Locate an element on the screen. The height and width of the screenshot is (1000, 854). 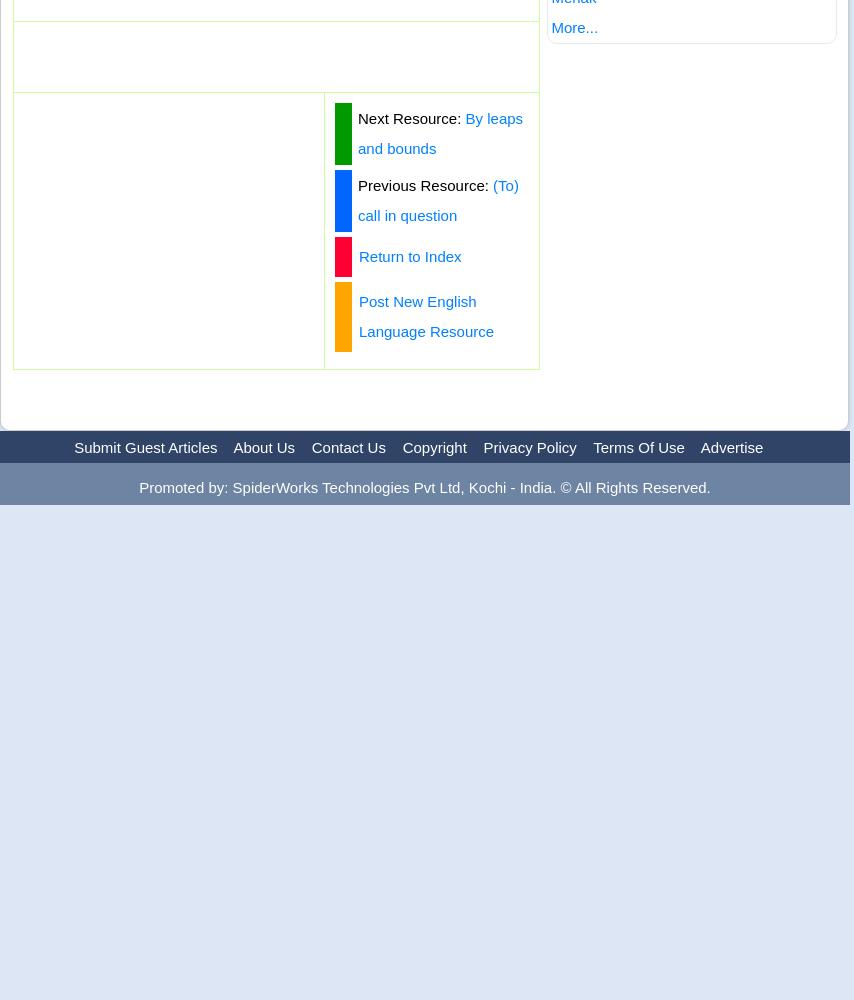
'Submit Guest Articles' is located at coordinates (144, 446).